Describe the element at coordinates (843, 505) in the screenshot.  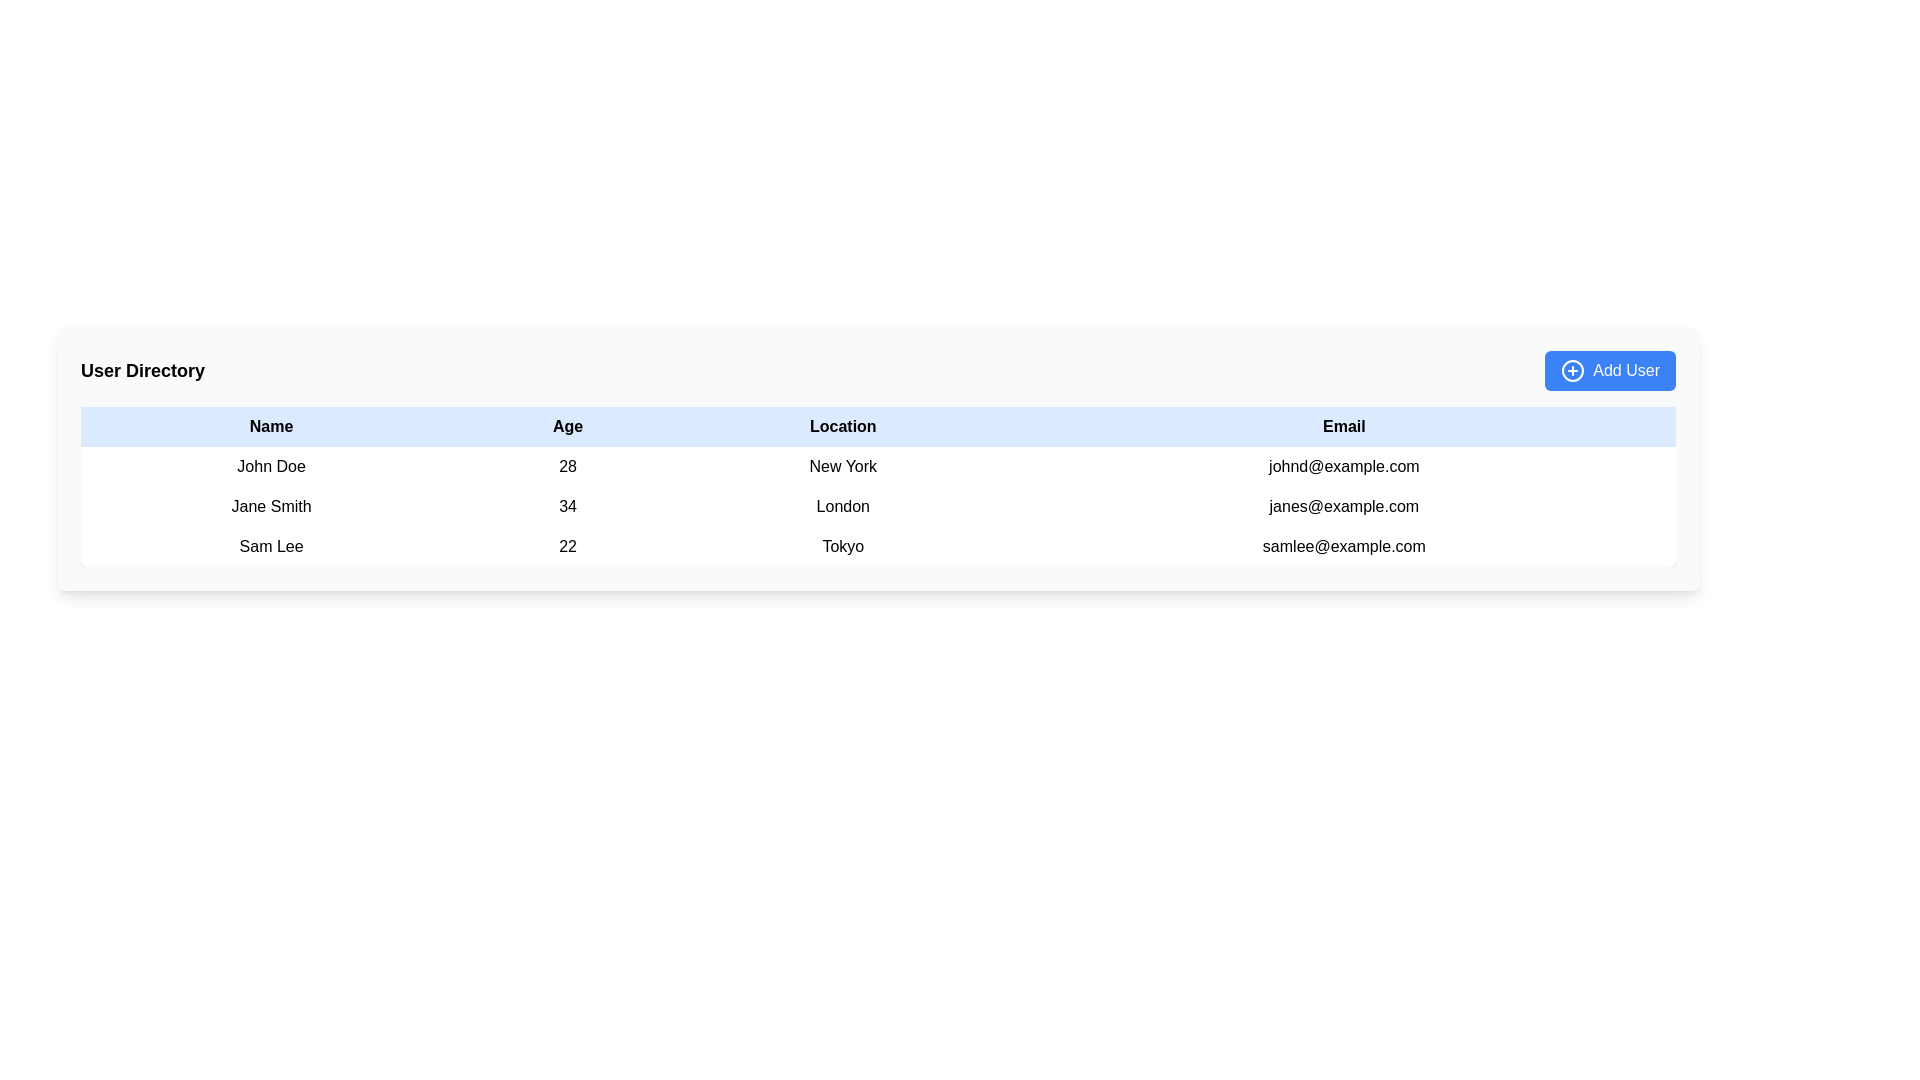
I see `text content of the static text label displaying the location information for Jane Smith, which is the third item in the row containing Name, Age, Location, and Email` at that location.